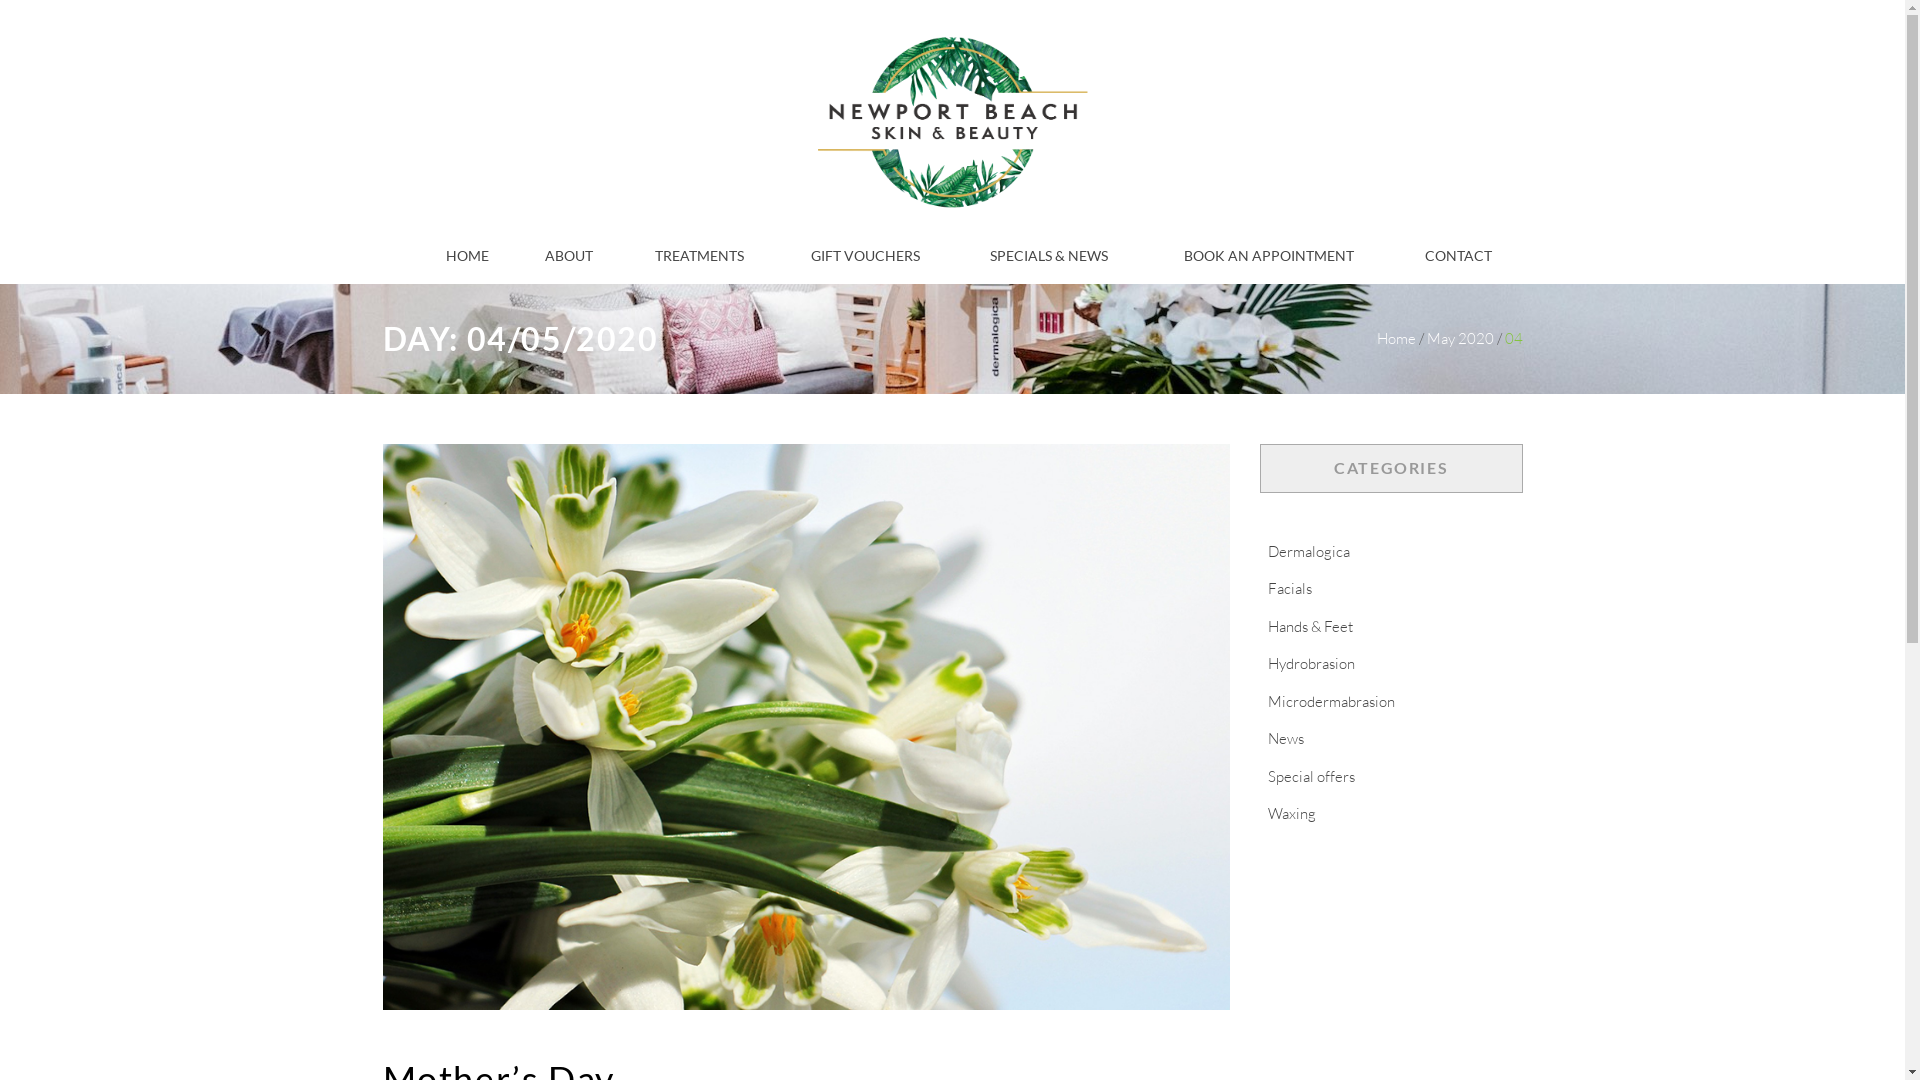 The height and width of the screenshot is (1080, 1920). What do you see at coordinates (1458, 255) in the screenshot?
I see `'CONTACT'` at bounding box center [1458, 255].